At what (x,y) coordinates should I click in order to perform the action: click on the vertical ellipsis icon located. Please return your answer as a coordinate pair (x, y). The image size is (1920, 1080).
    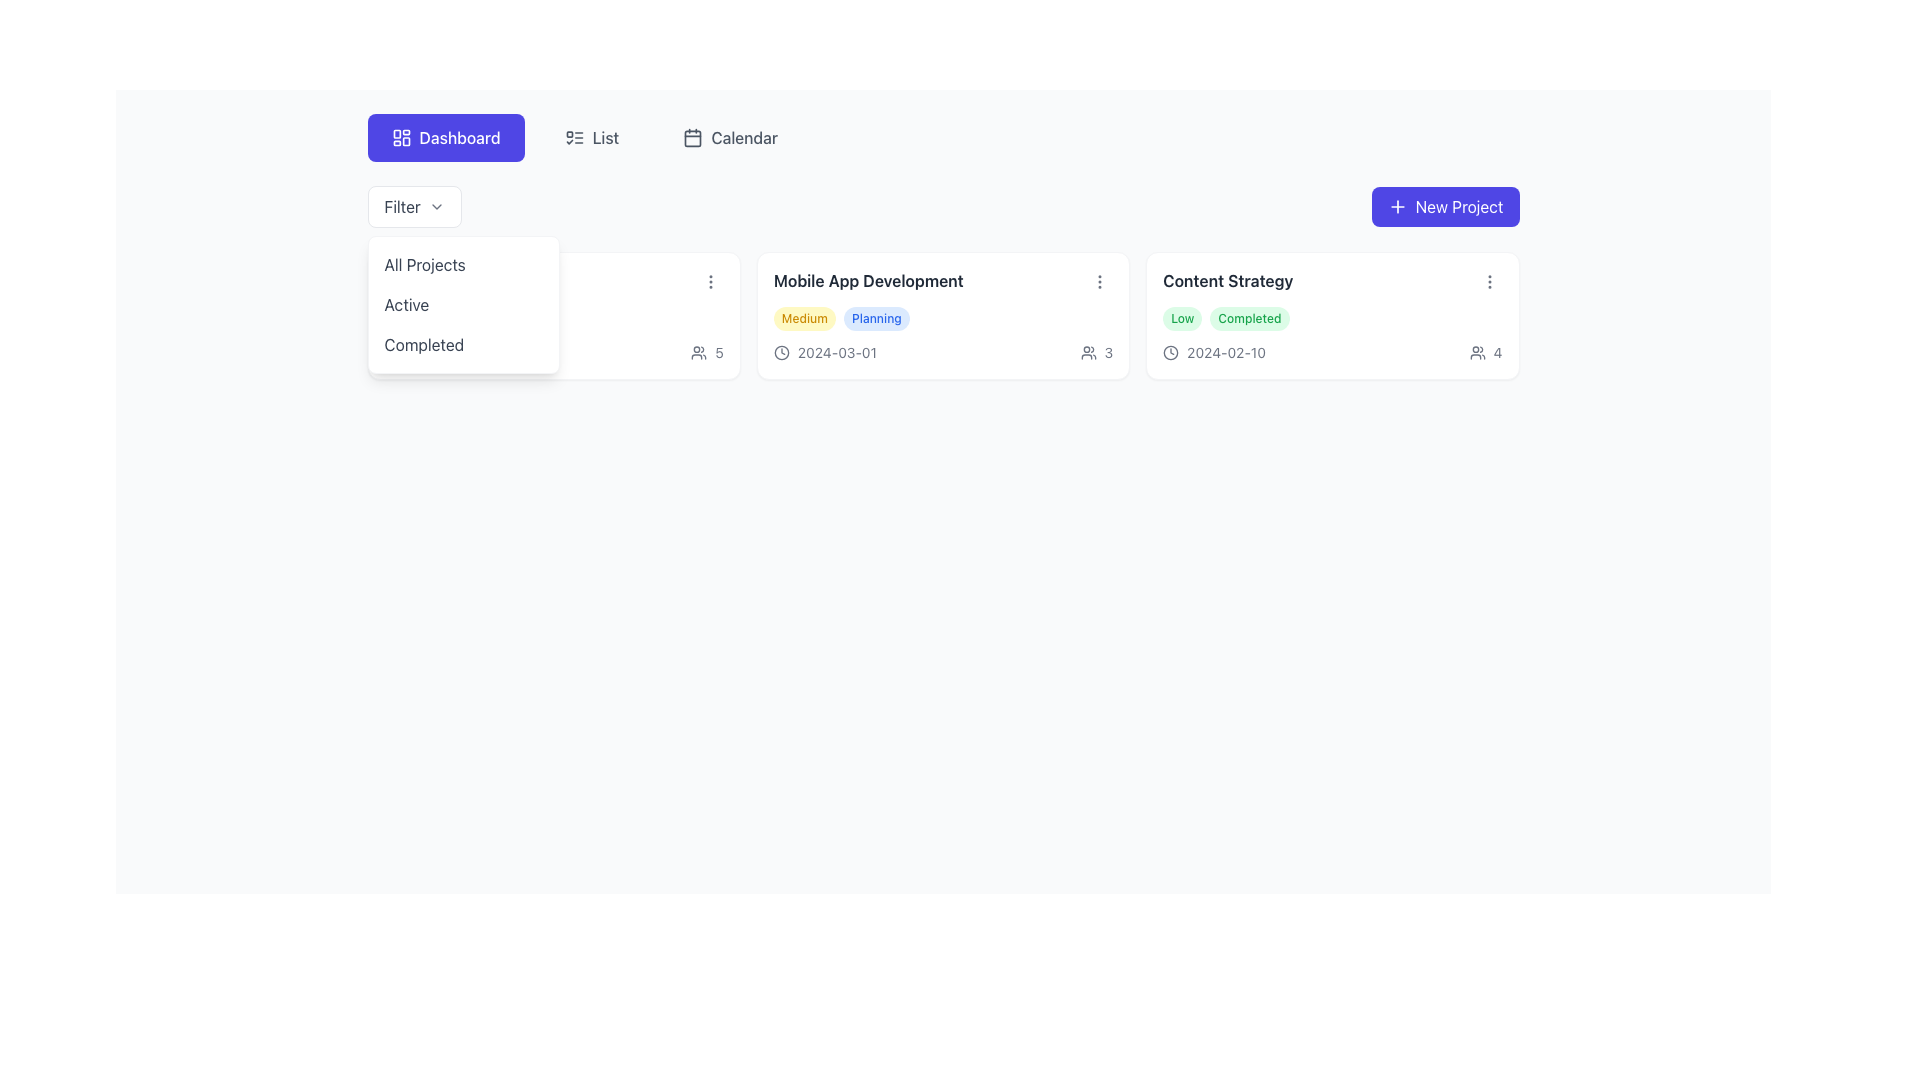
    Looking at the image, I should click on (1099, 281).